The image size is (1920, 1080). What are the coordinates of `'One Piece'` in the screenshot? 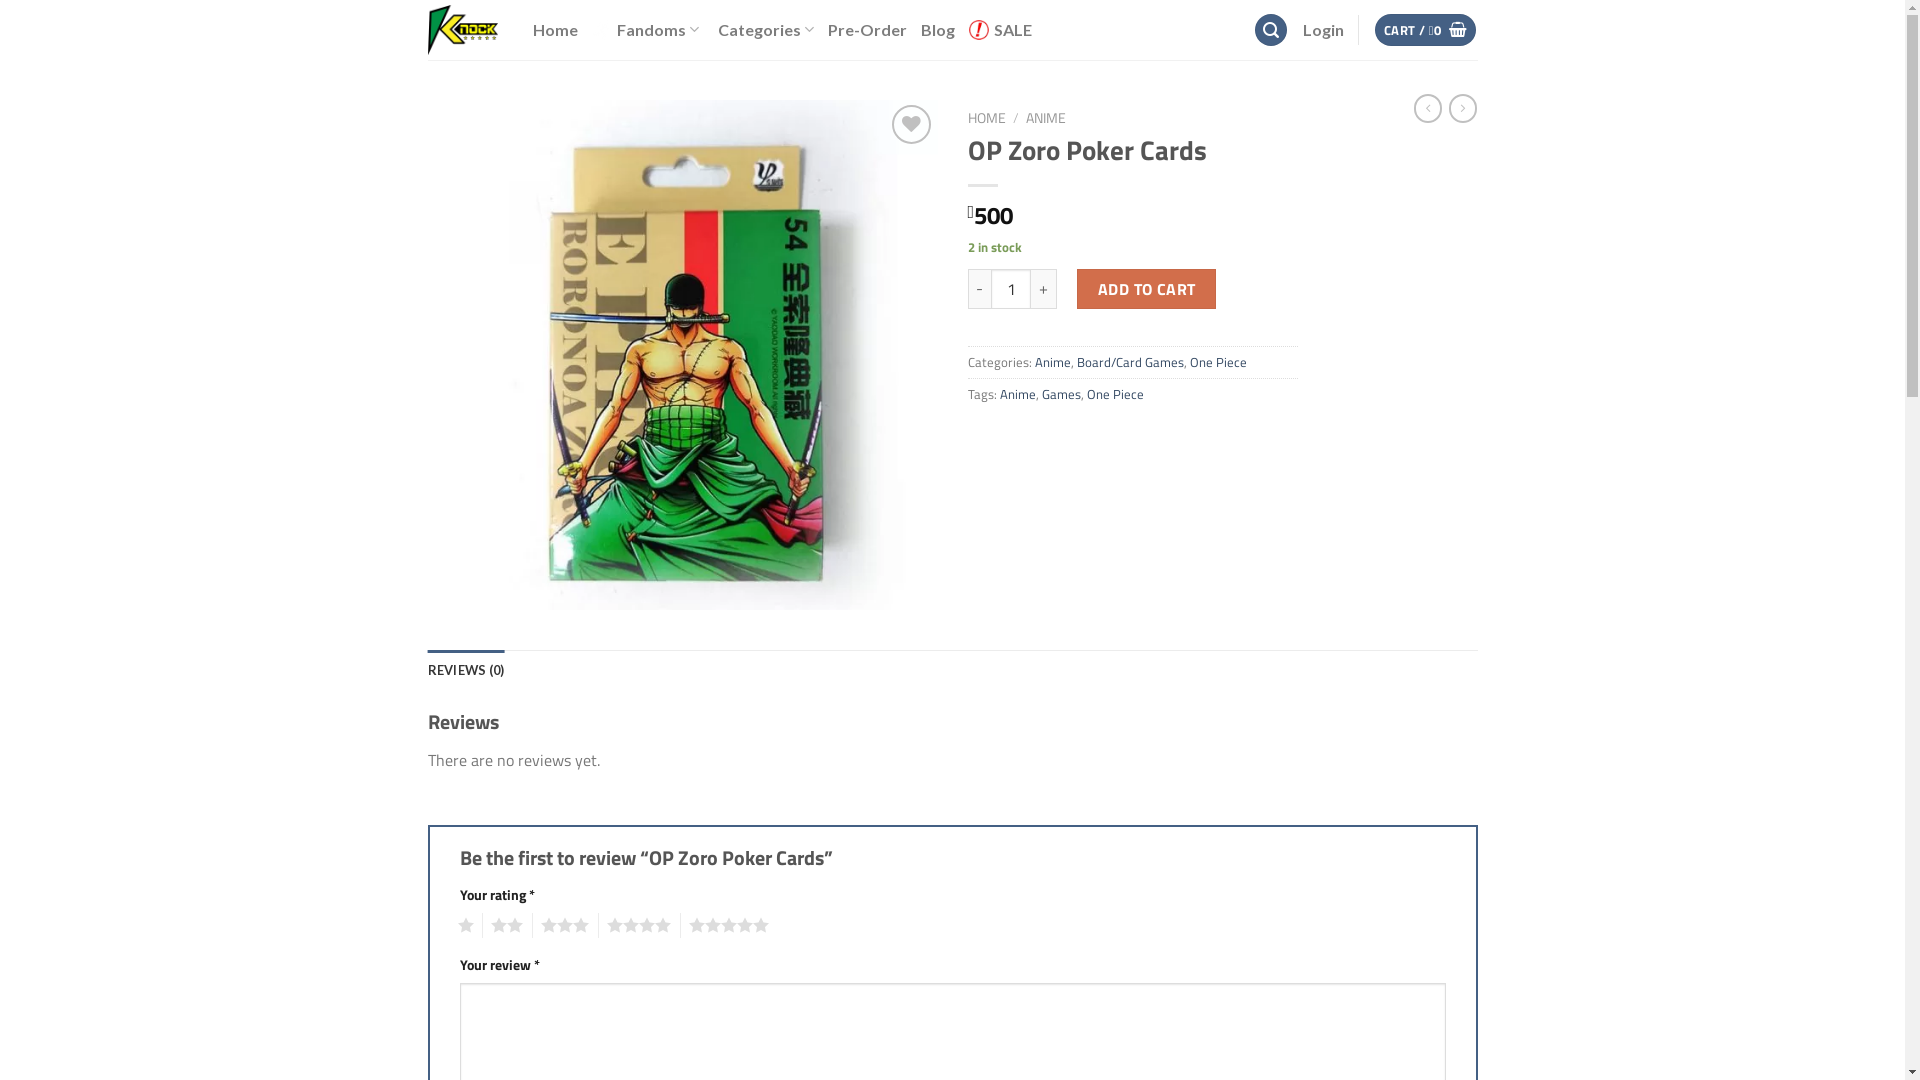 It's located at (1113, 393).